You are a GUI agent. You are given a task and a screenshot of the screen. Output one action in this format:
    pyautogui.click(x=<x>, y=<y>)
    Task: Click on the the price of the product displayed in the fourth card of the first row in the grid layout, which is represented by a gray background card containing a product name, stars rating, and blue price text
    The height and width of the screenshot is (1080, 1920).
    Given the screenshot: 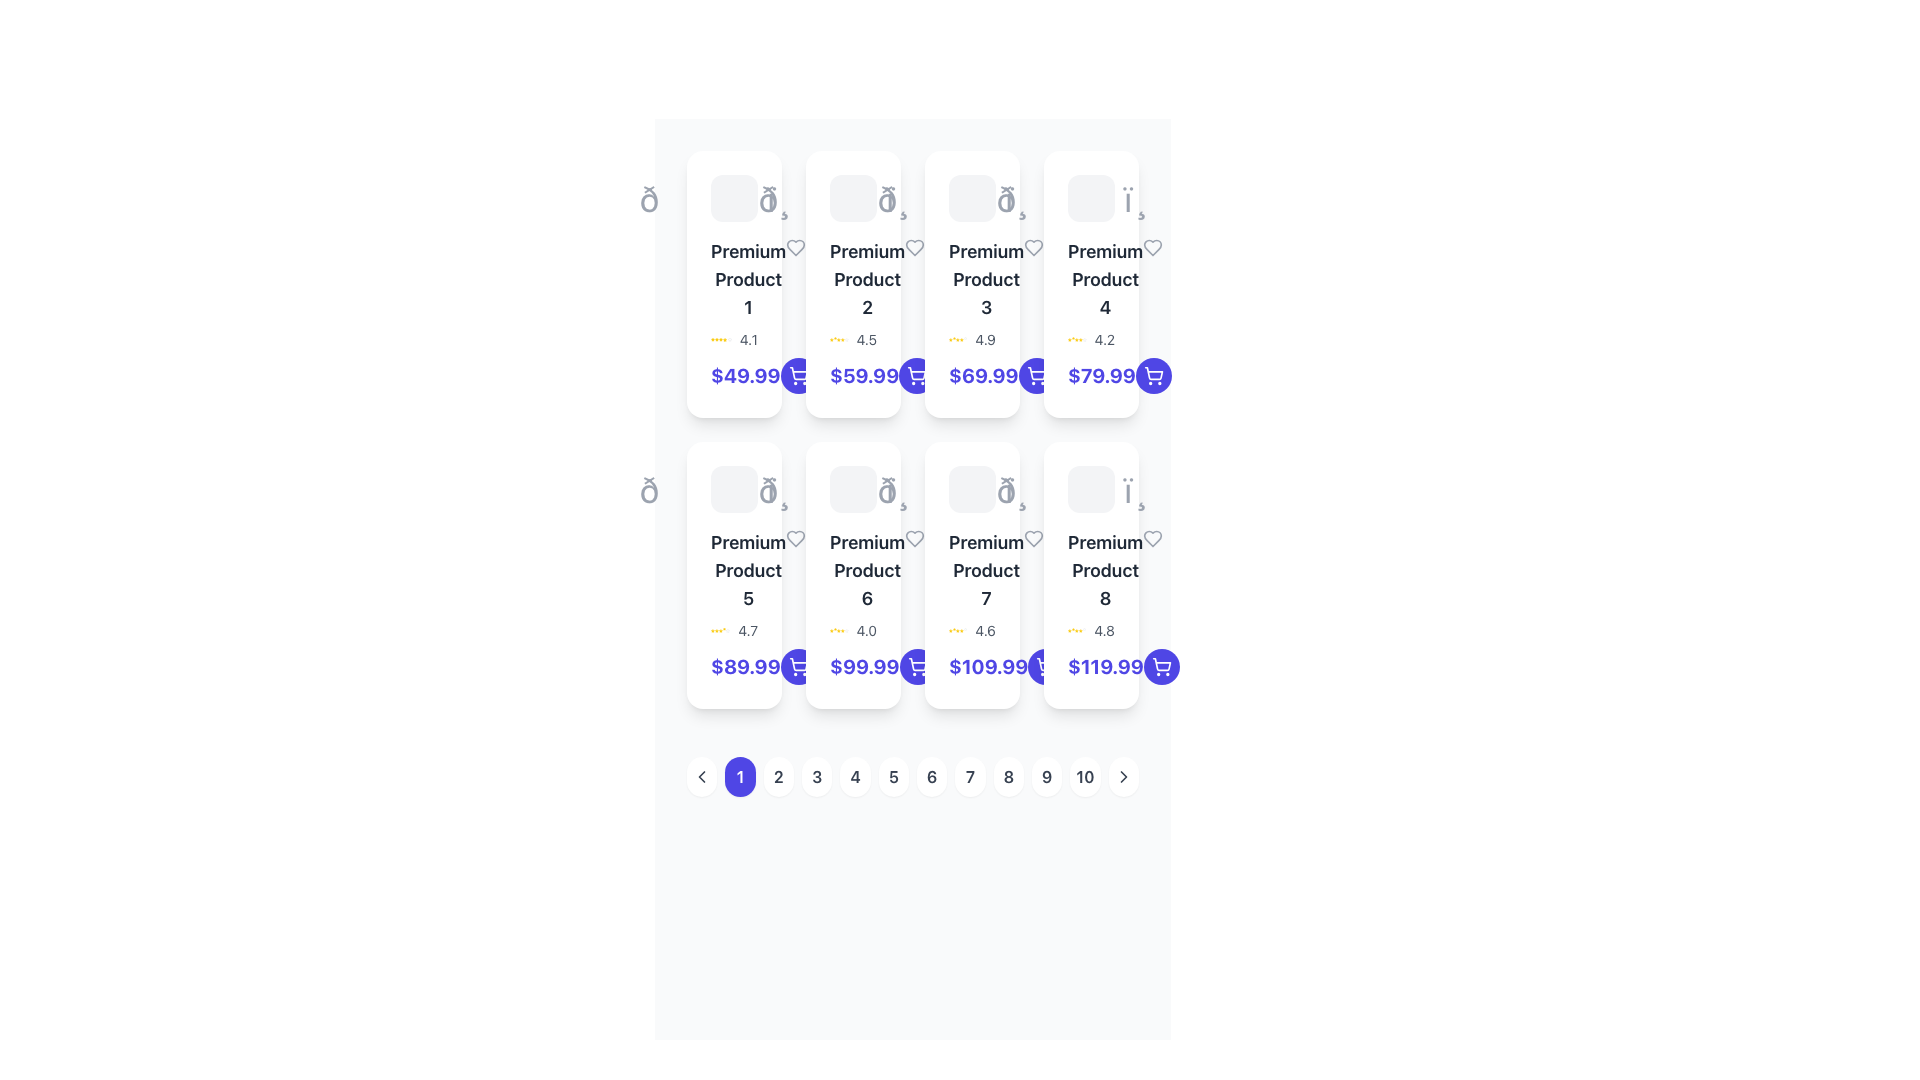 What is the action you would take?
    pyautogui.click(x=1090, y=284)
    